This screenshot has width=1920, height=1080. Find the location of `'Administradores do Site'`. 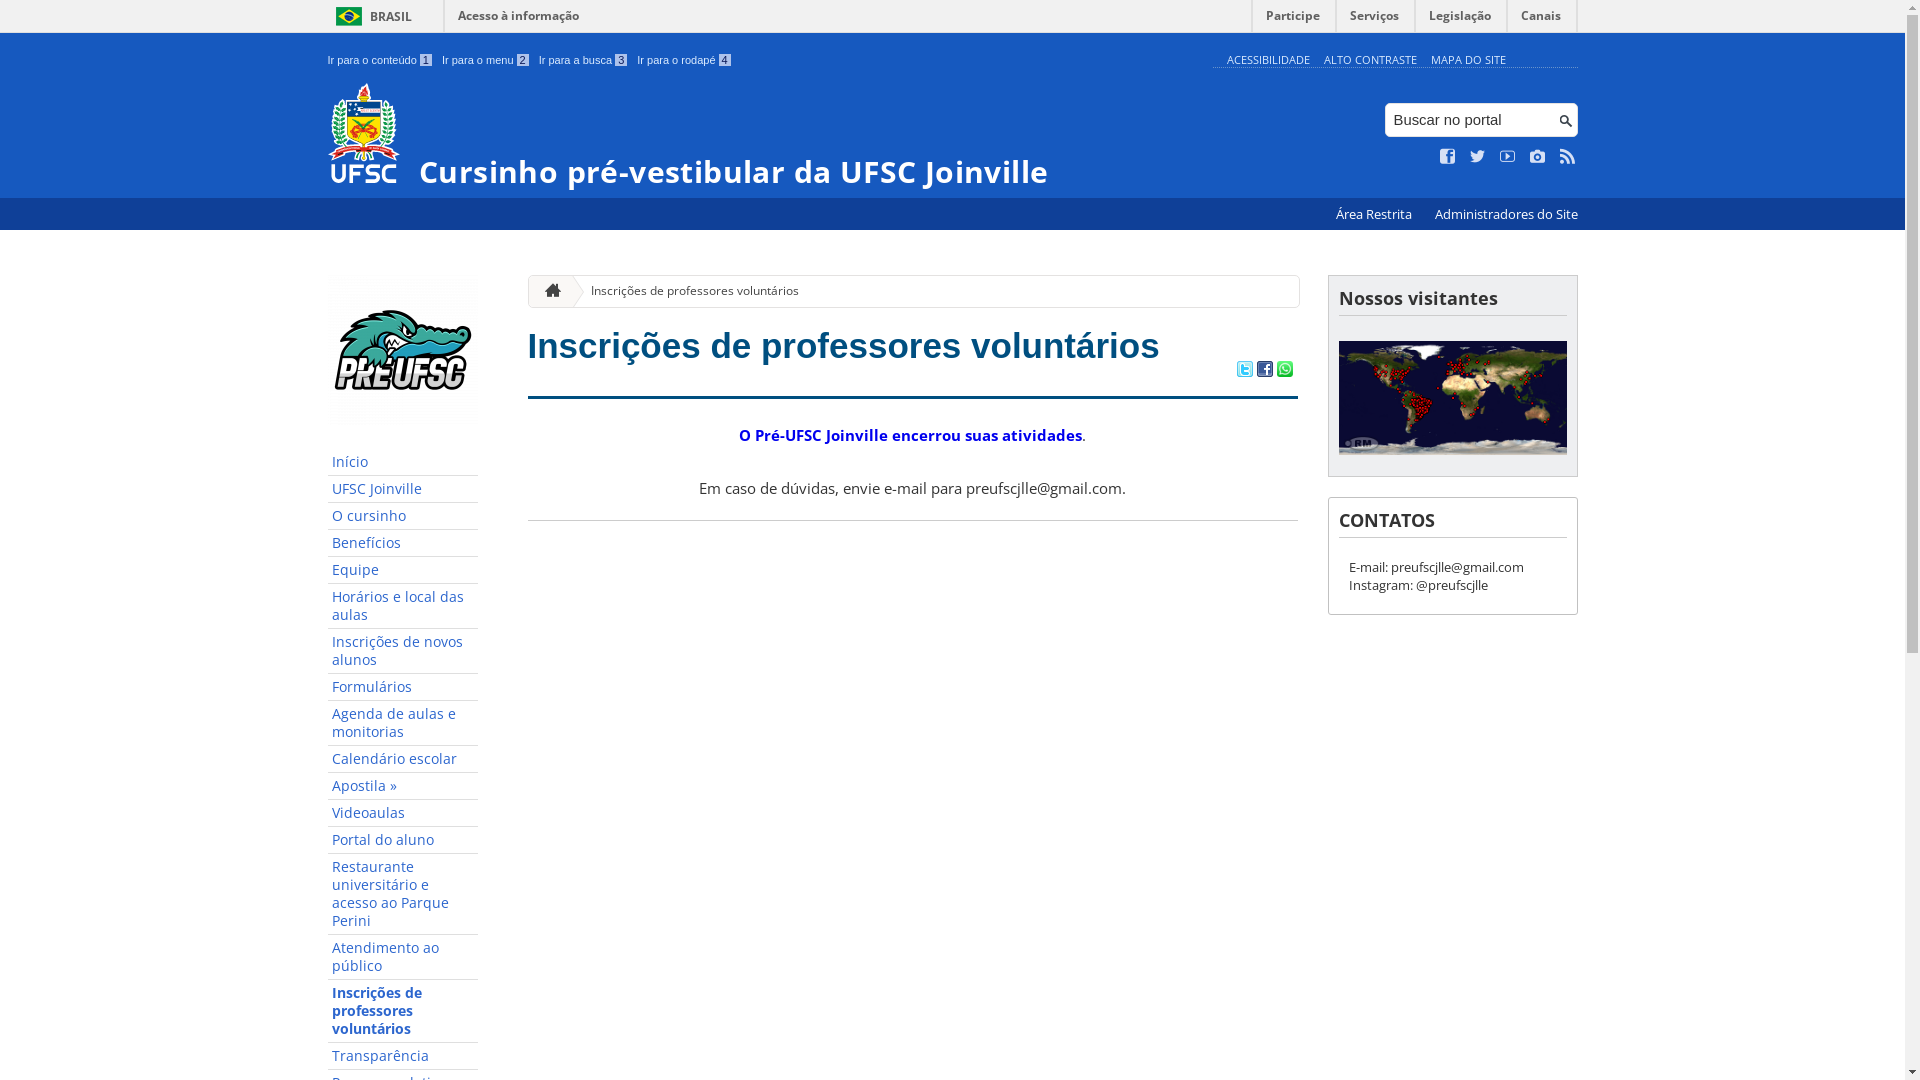

'Administradores do Site' is located at coordinates (1505, 214).